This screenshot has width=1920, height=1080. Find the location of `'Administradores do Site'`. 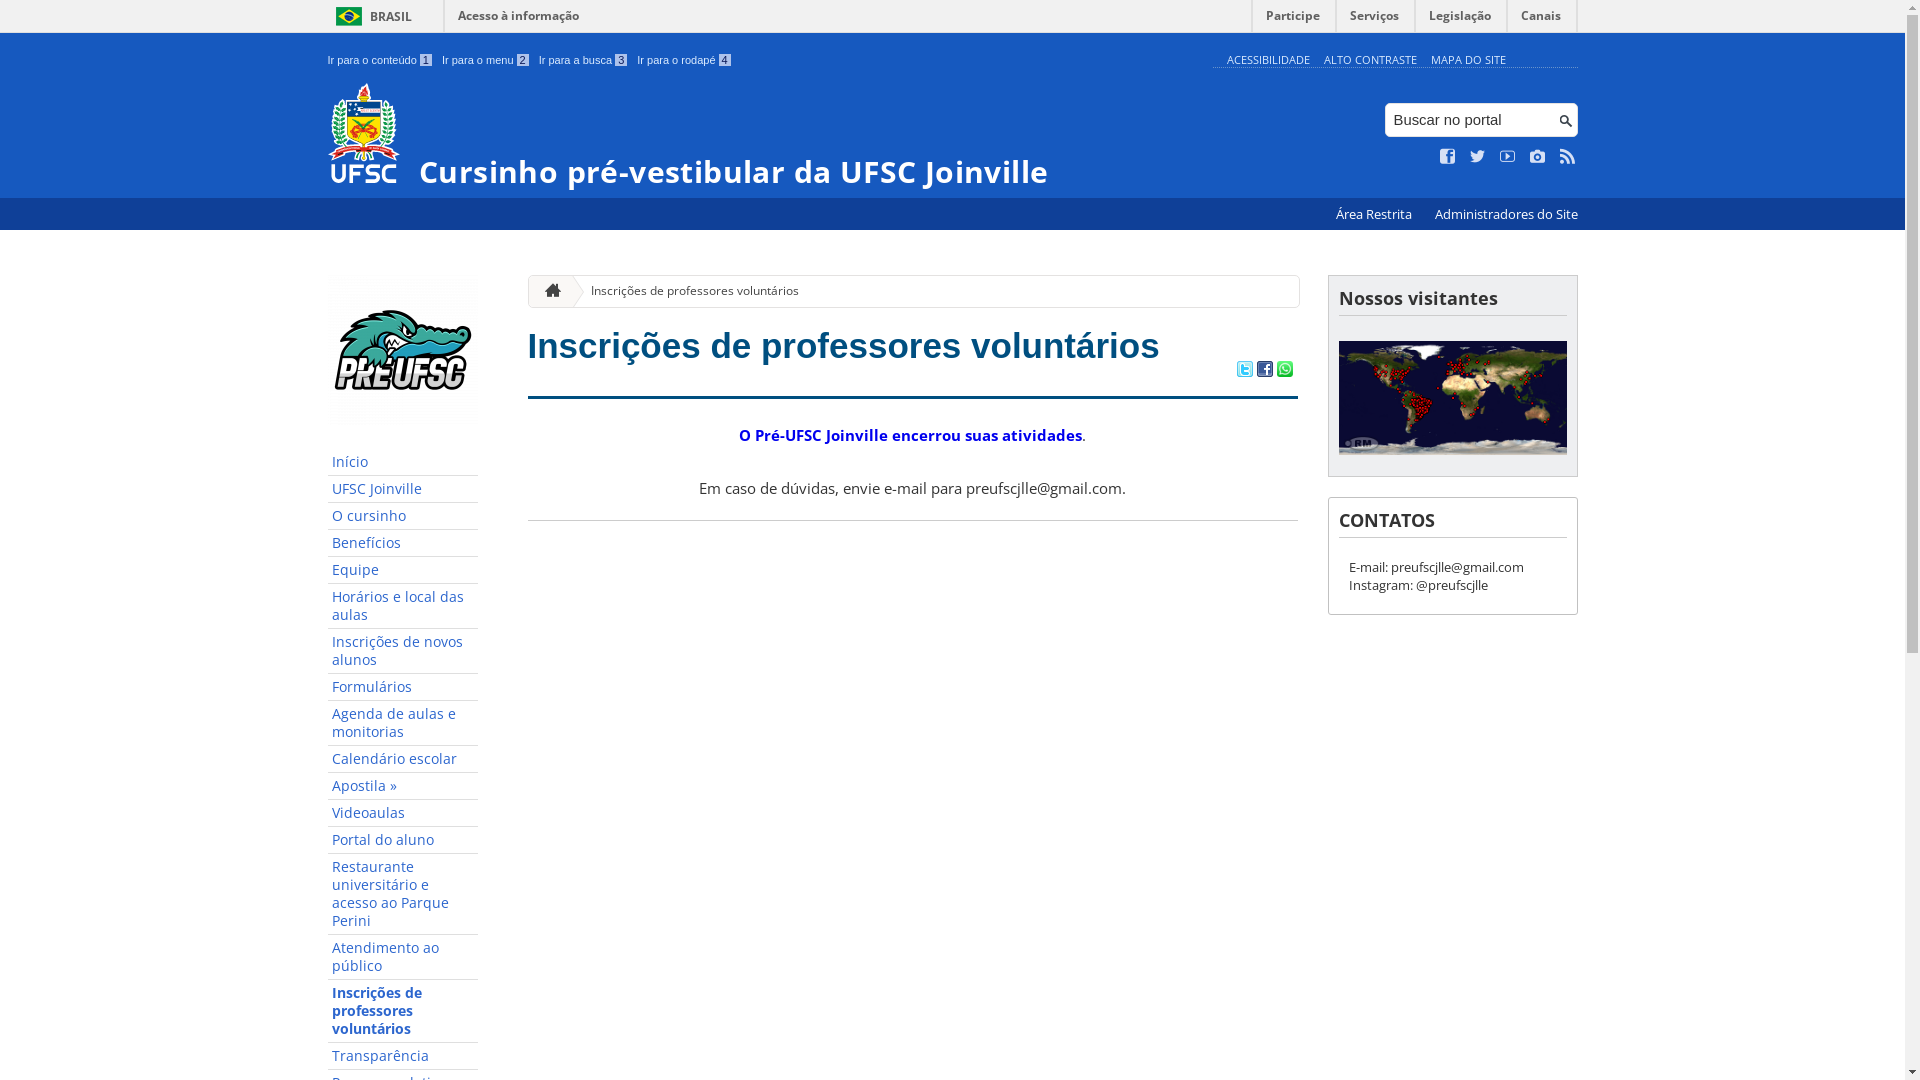

'Administradores do Site' is located at coordinates (1505, 214).